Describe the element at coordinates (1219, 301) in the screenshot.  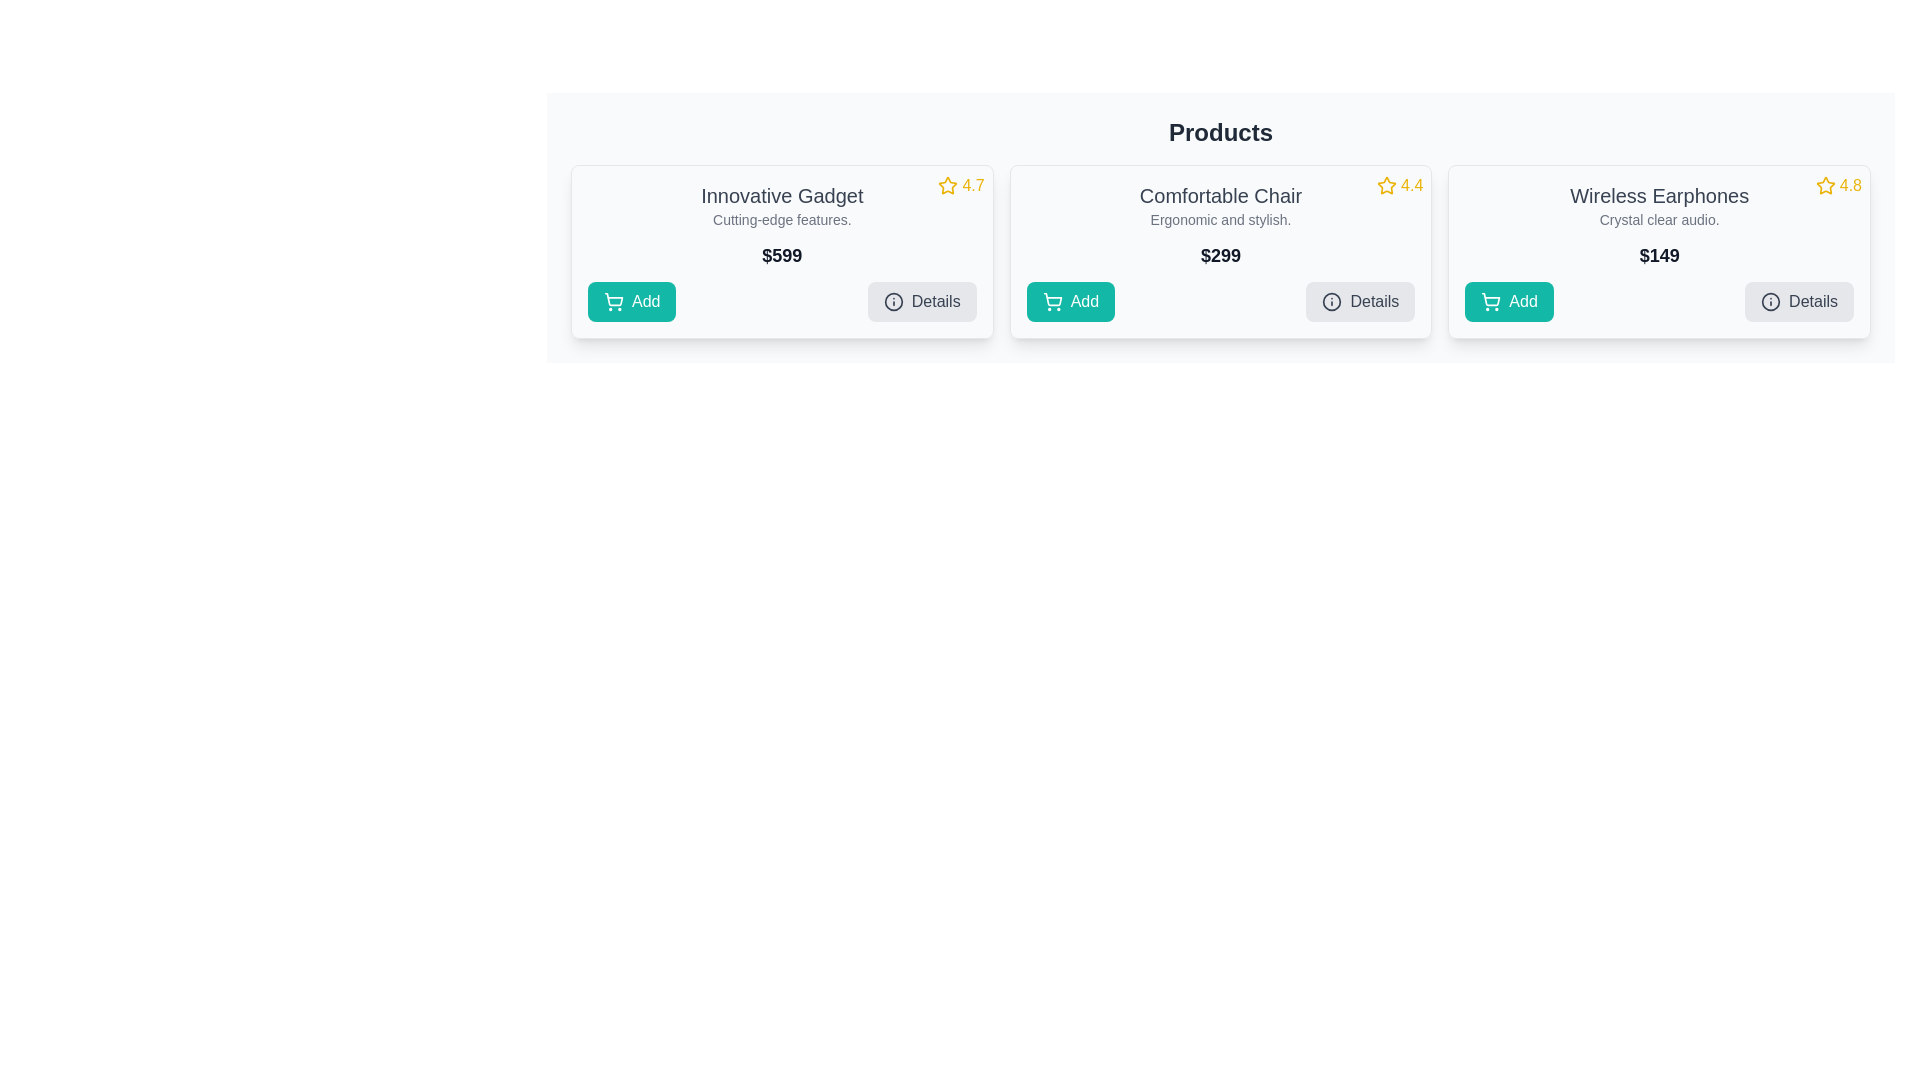
I see `the gray 'Details' button located at the bottom of the product card for 'Comfortable Chair'` at that location.